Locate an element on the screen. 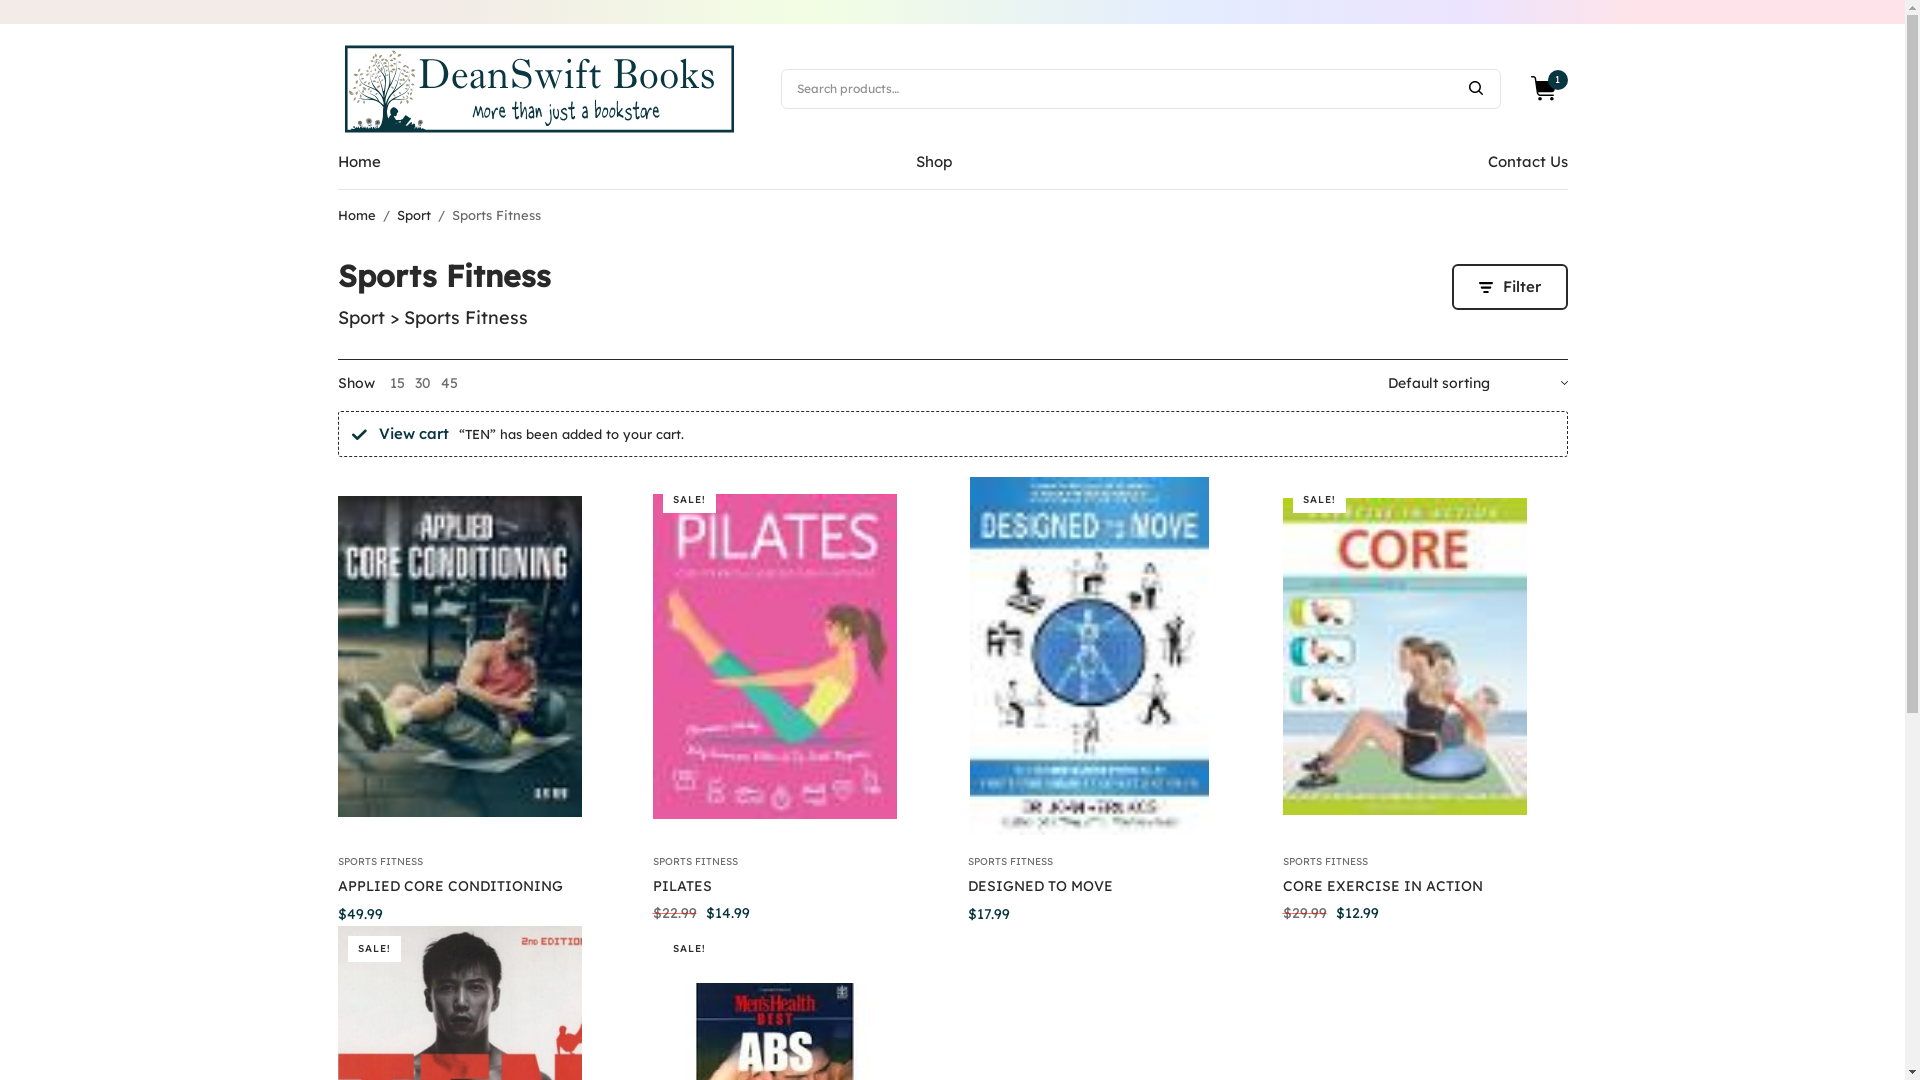  'SALE!' is located at coordinates (793, 655).